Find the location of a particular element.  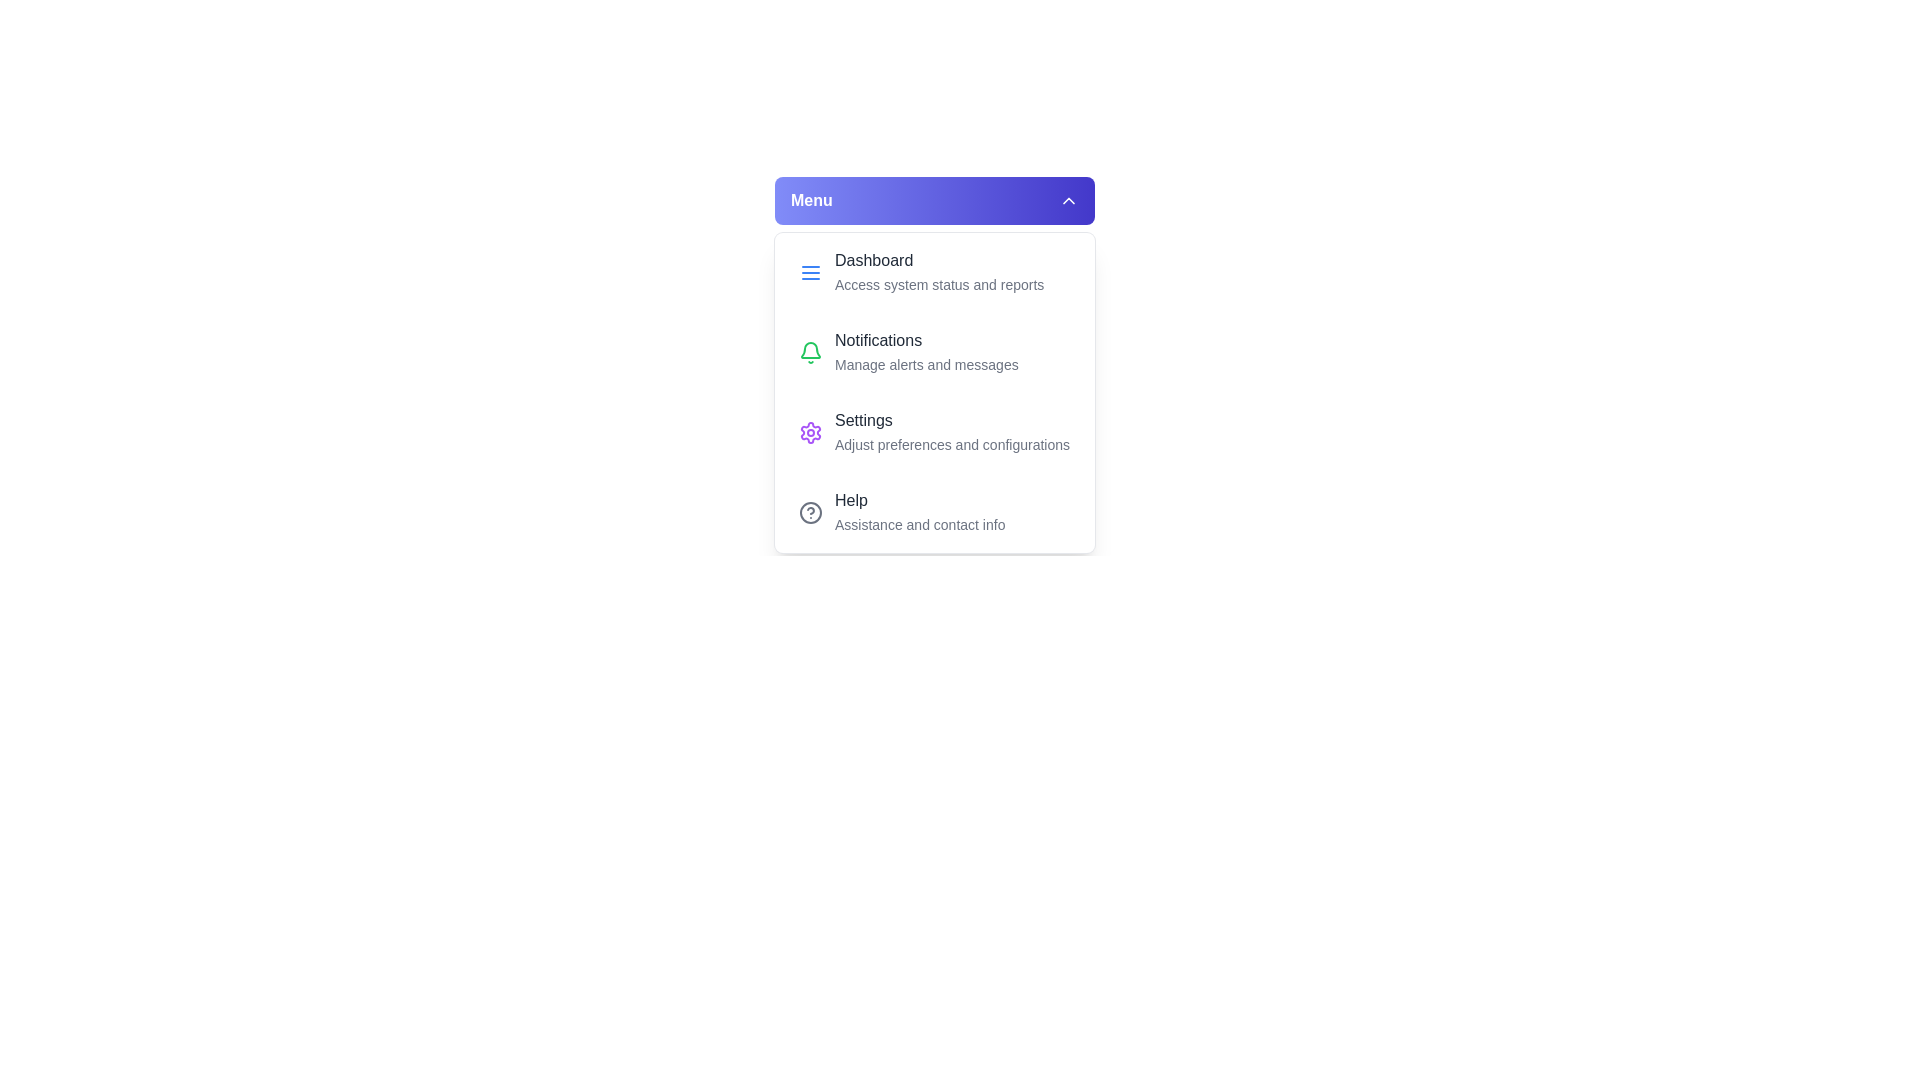

the circular vector graphic that is part of the help icon in the bottom row of the vertical menu is located at coordinates (811, 512).